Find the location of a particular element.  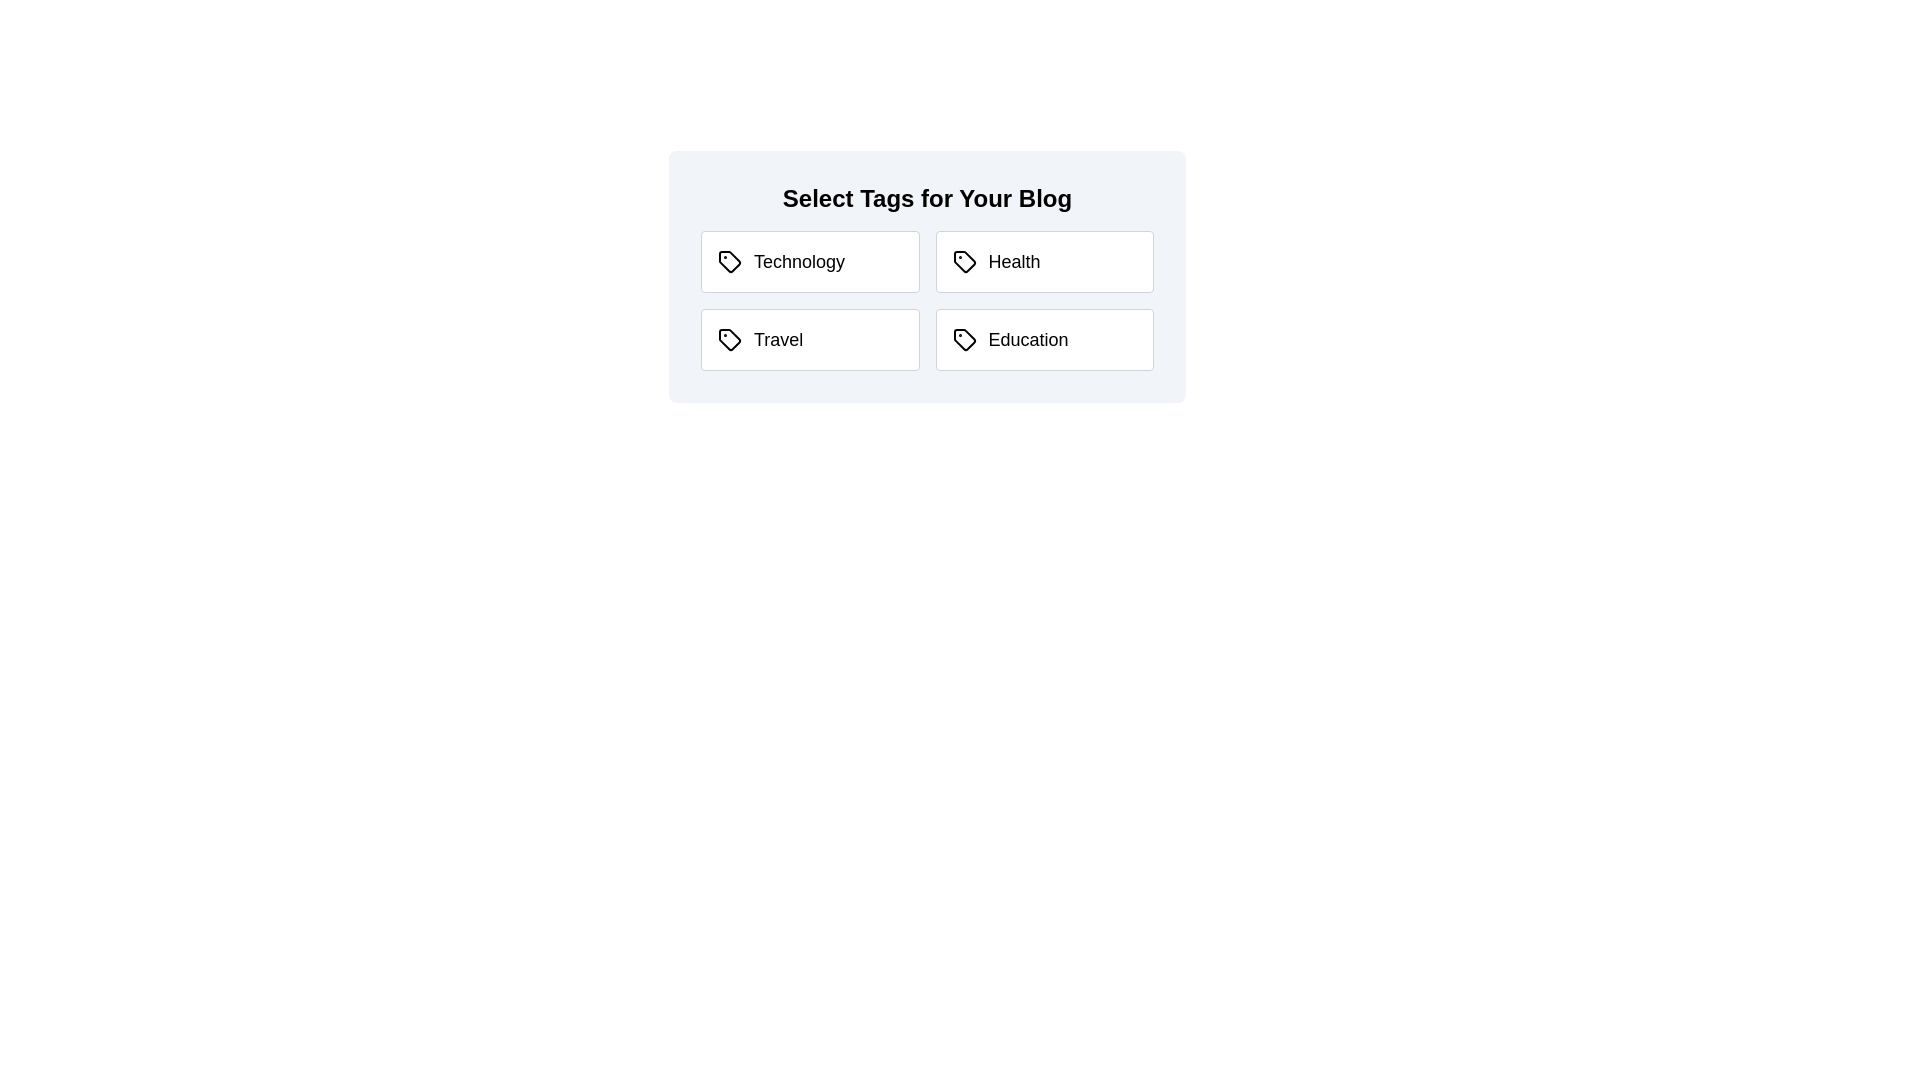

the tag labeled Travel to observe the visual feedback is located at coordinates (810, 338).